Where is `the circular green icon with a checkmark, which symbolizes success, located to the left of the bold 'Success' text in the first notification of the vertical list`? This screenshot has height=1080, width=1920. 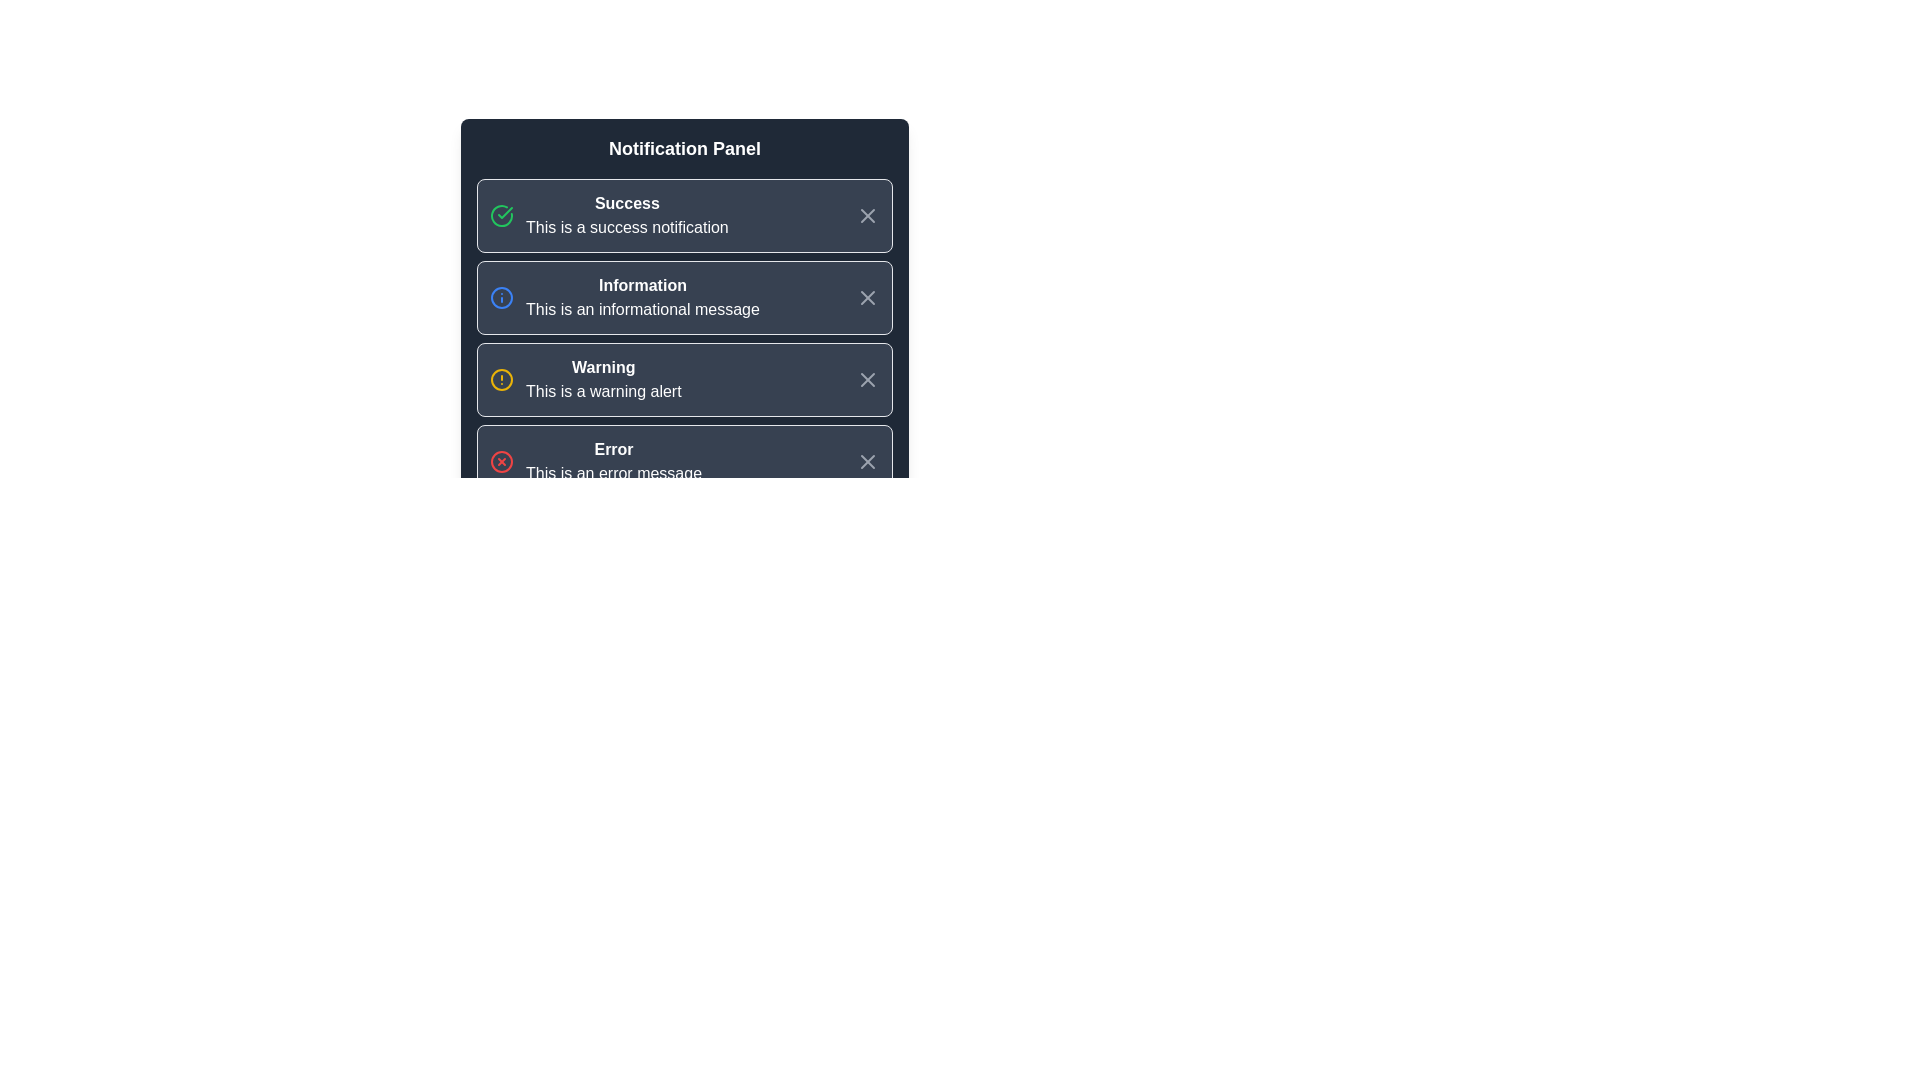 the circular green icon with a checkmark, which symbolizes success, located to the left of the bold 'Success' text in the first notification of the vertical list is located at coordinates (502, 216).